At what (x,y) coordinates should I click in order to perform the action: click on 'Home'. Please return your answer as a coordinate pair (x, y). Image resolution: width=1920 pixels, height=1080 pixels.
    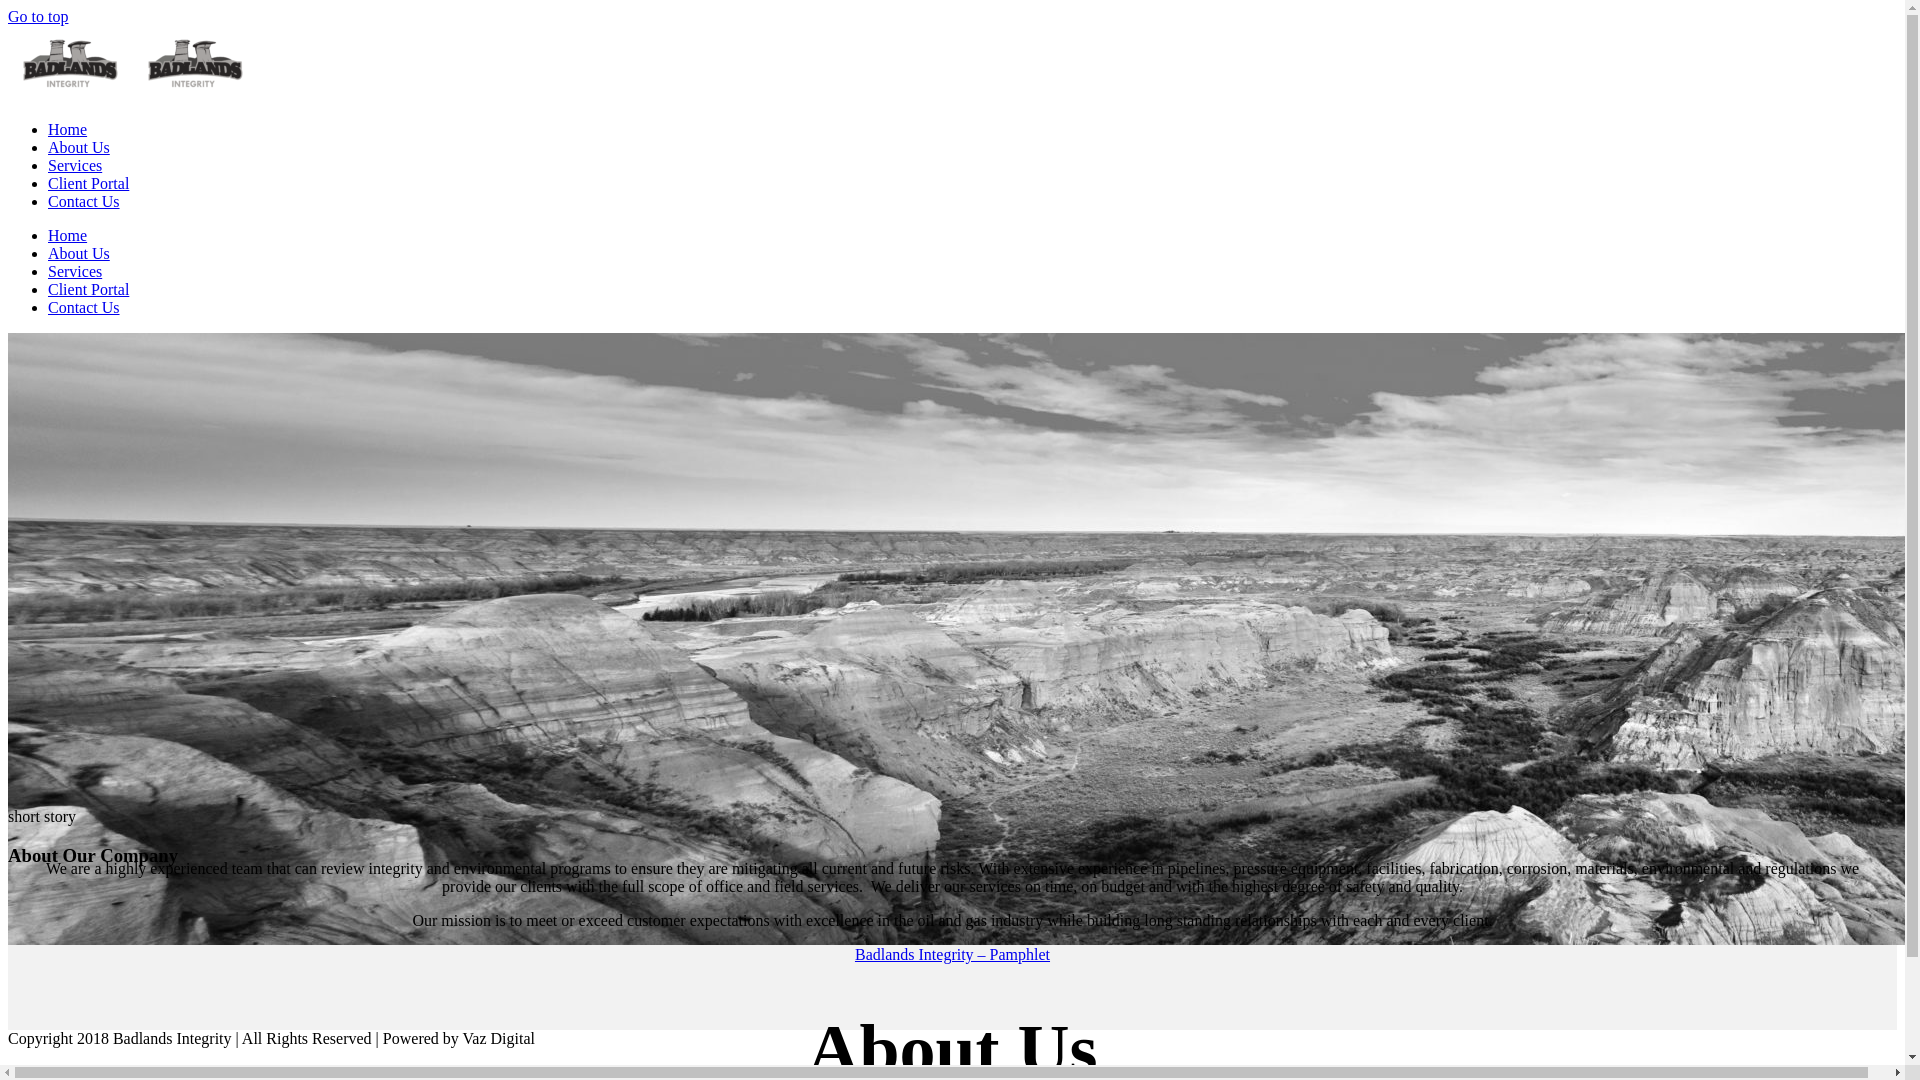
    Looking at the image, I should click on (67, 234).